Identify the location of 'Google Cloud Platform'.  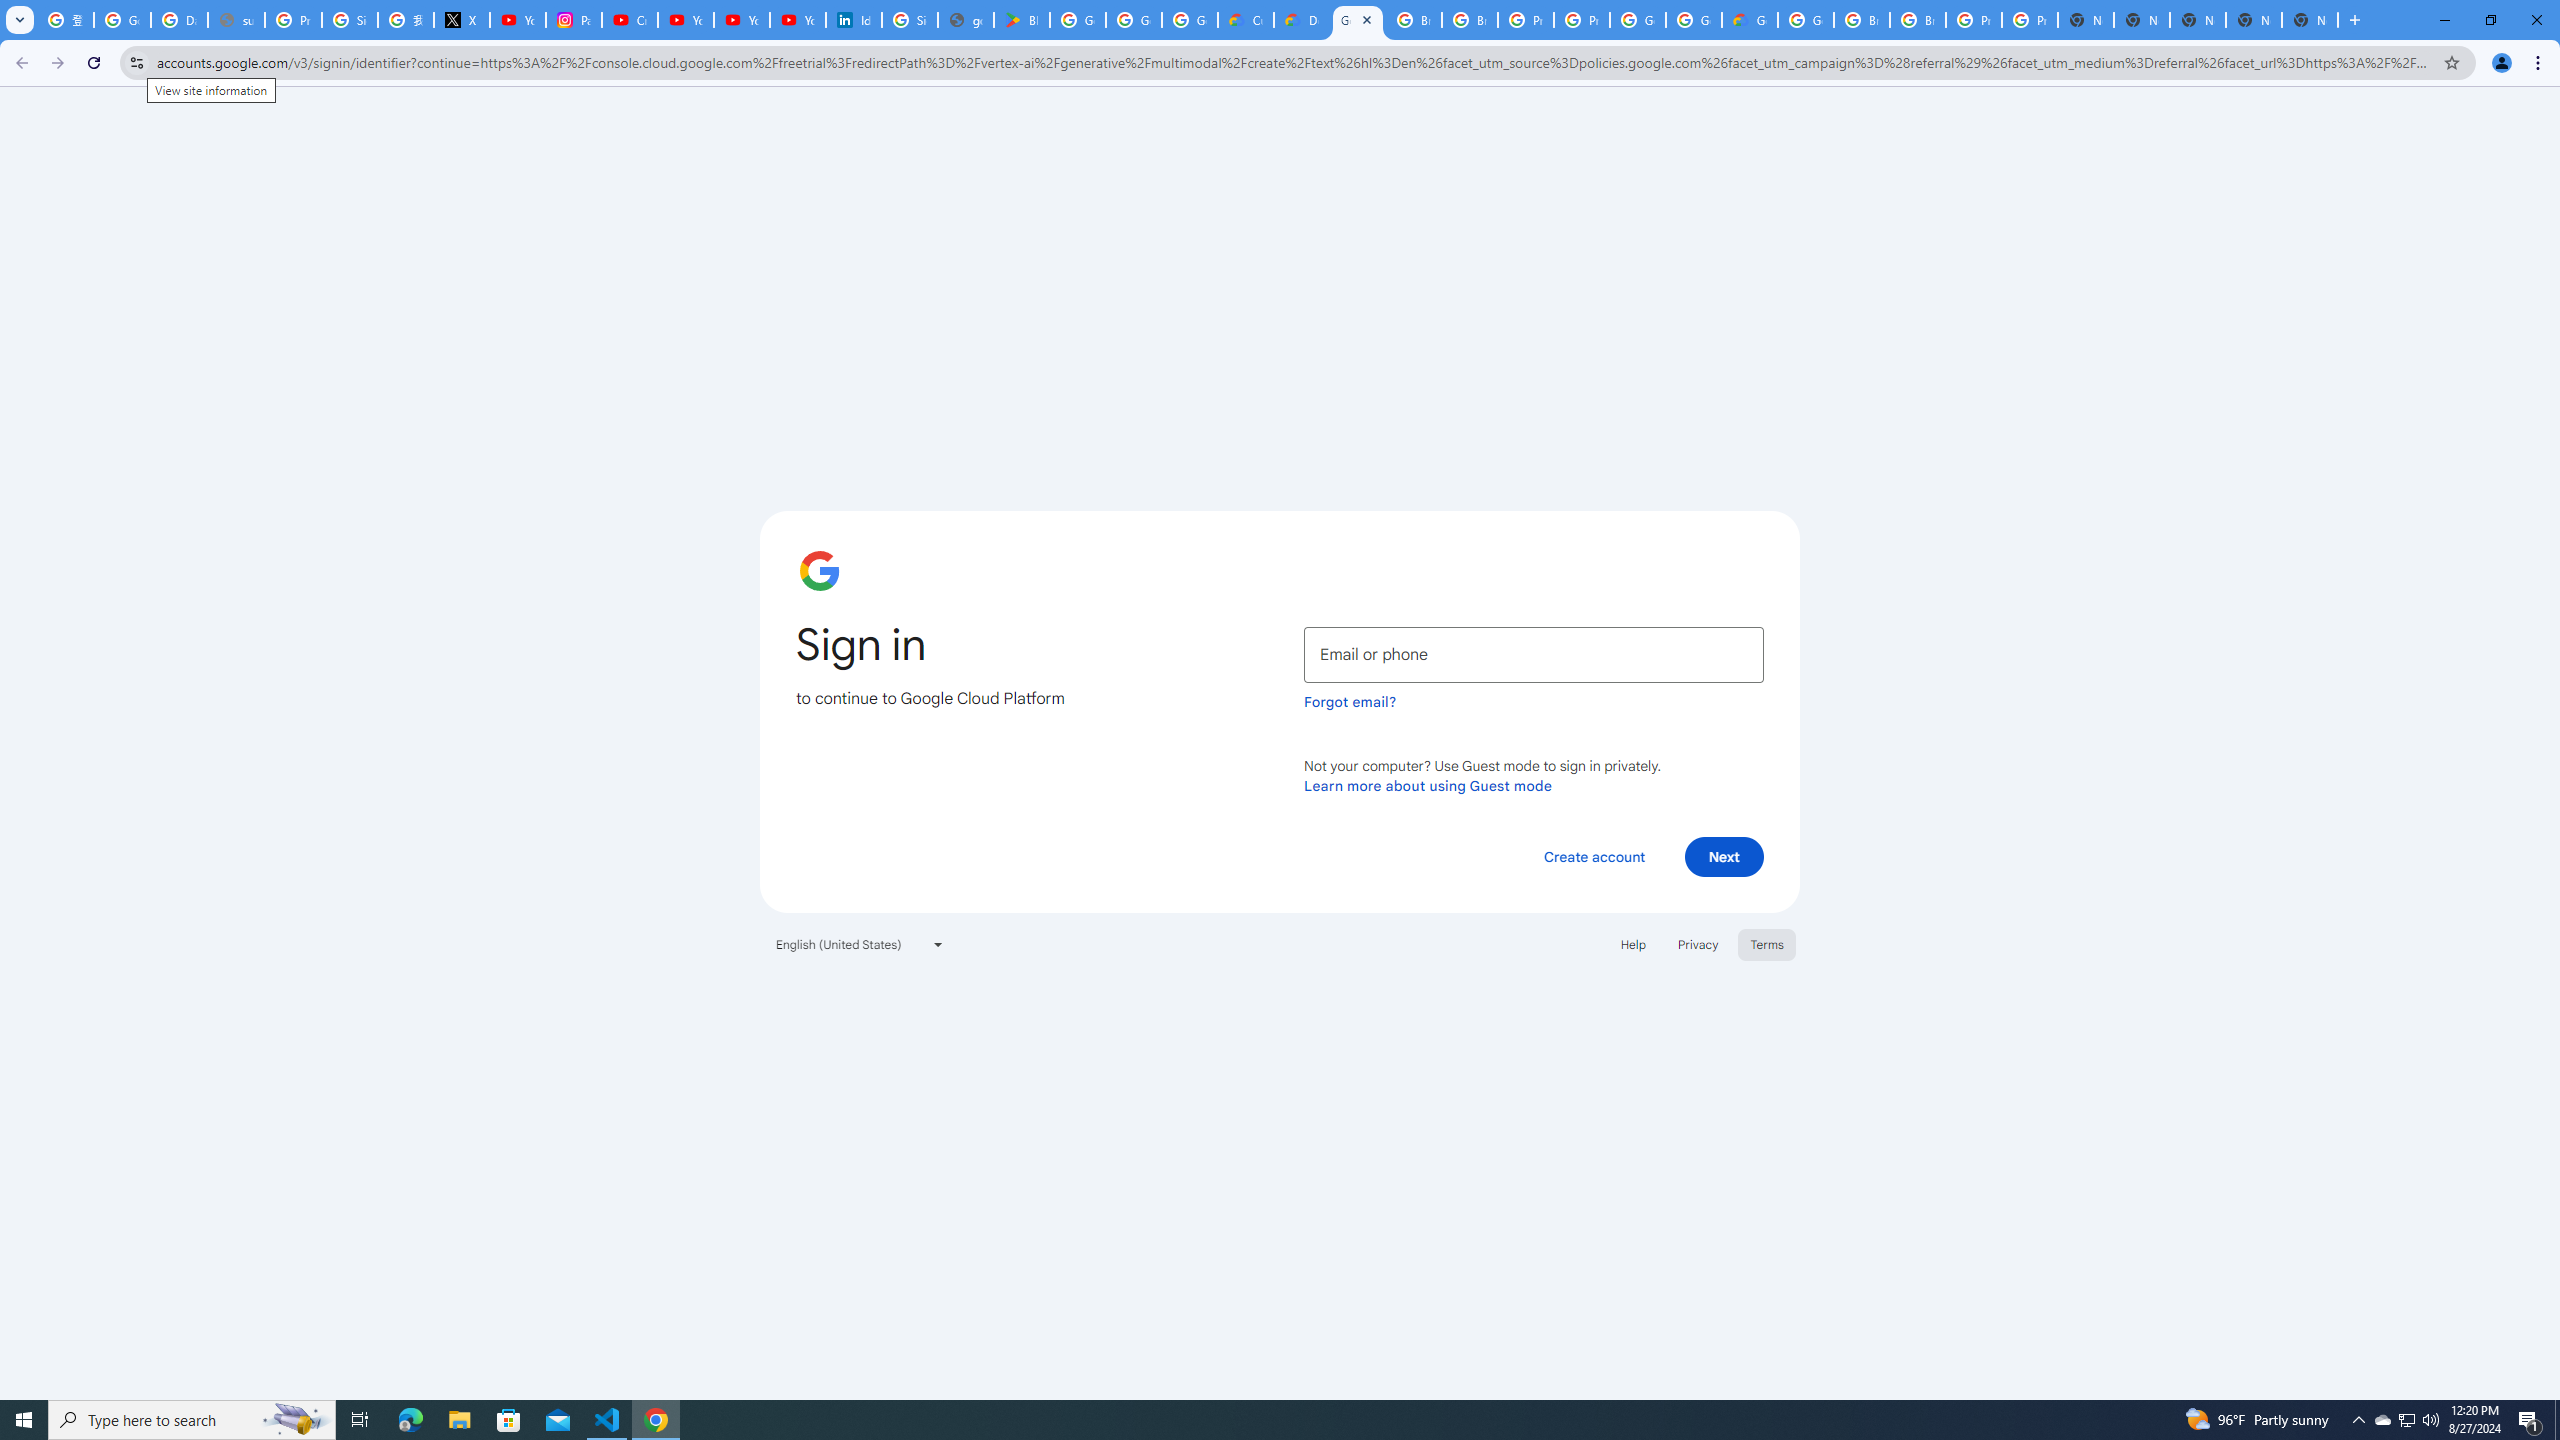
(1636, 19).